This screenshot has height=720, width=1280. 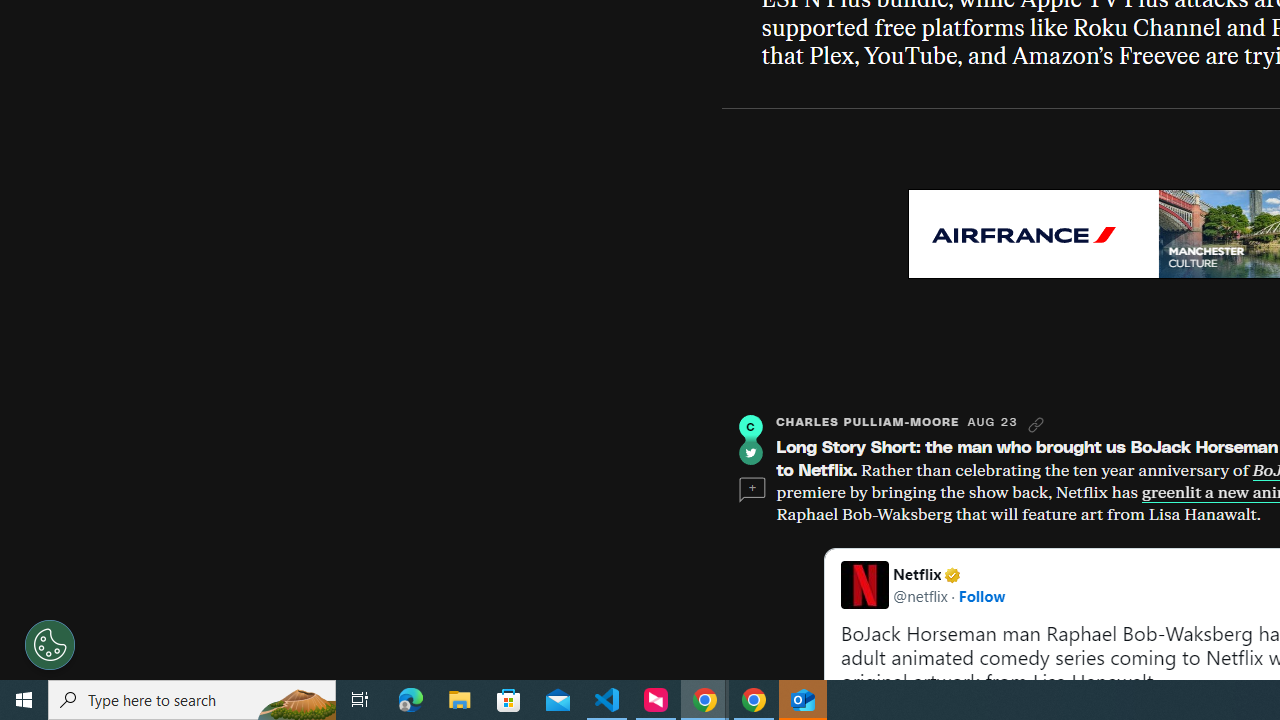 What do you see at coordinates (50, 645) in the screenshot?
I see `'Open Preferences'` at bounding box center [50, 645].